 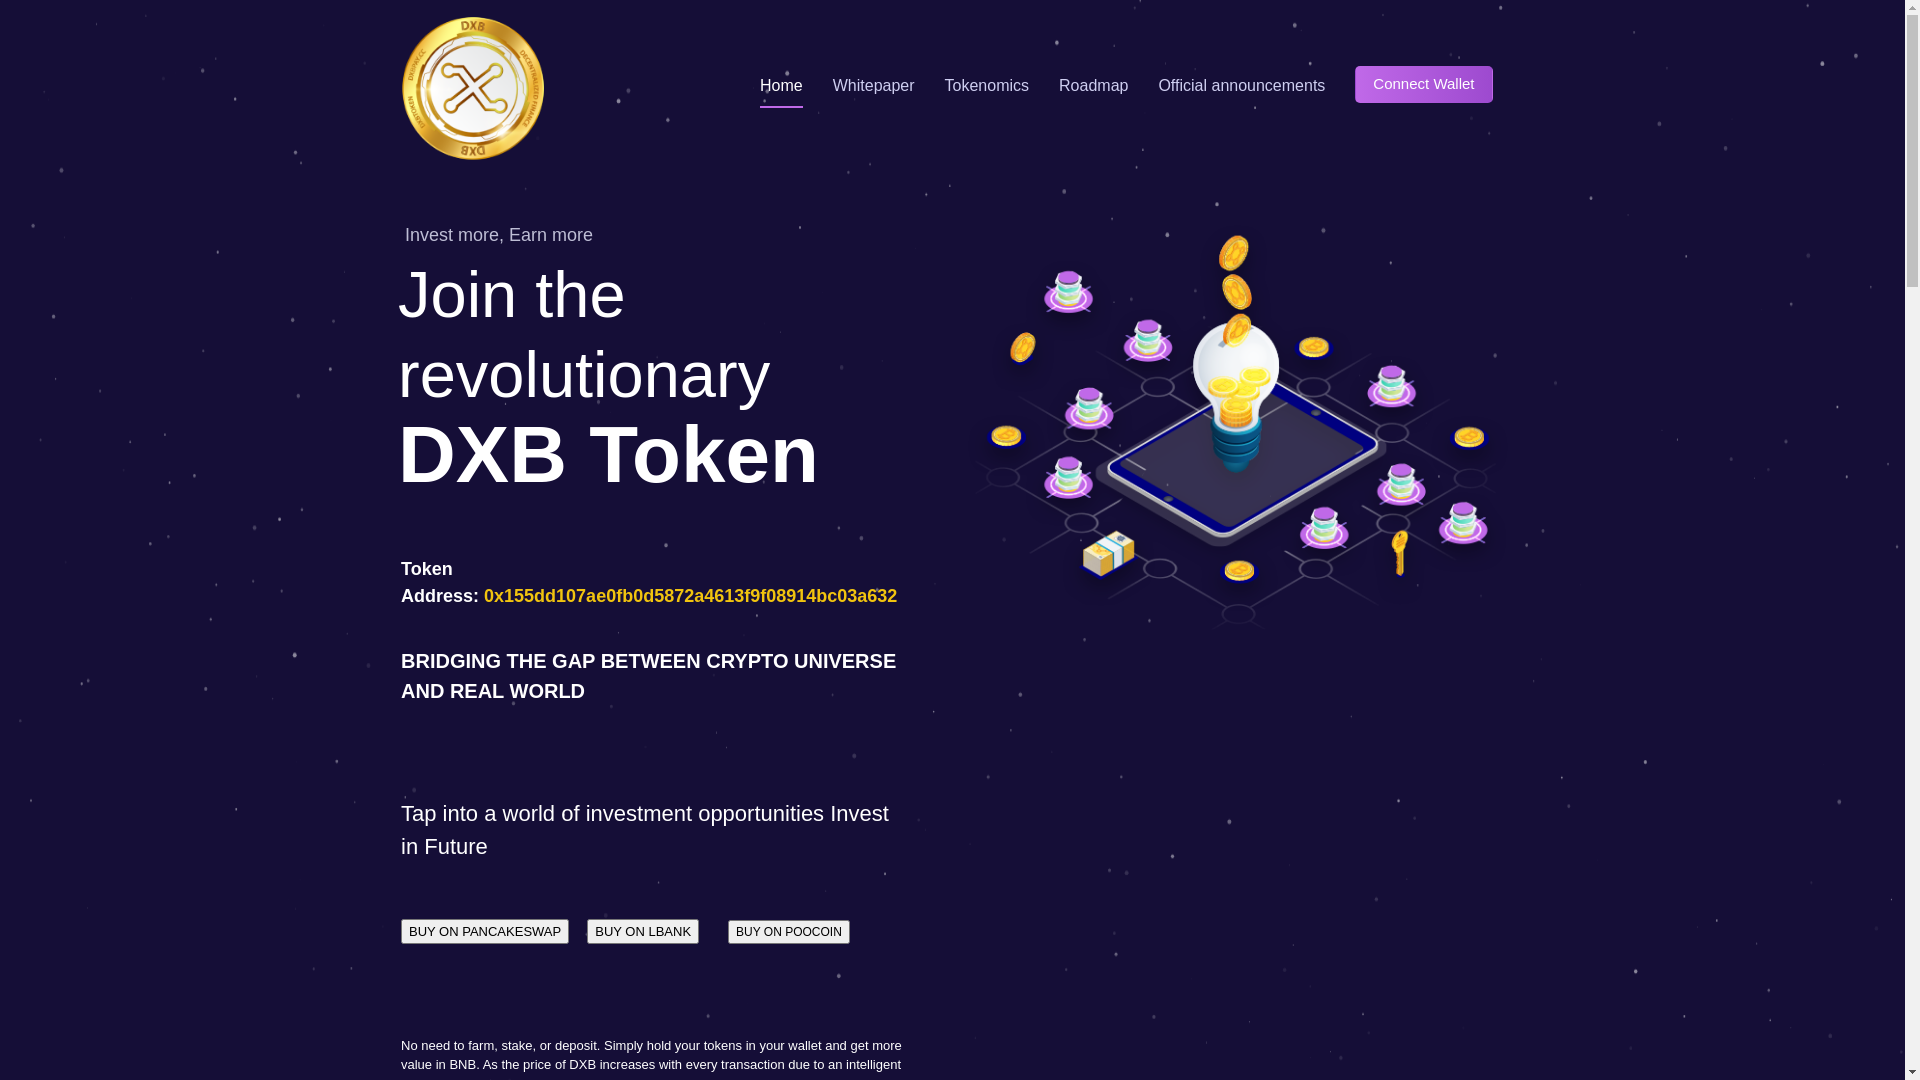 I want to click on 'Roadmap', so click(x=1092, y=86).